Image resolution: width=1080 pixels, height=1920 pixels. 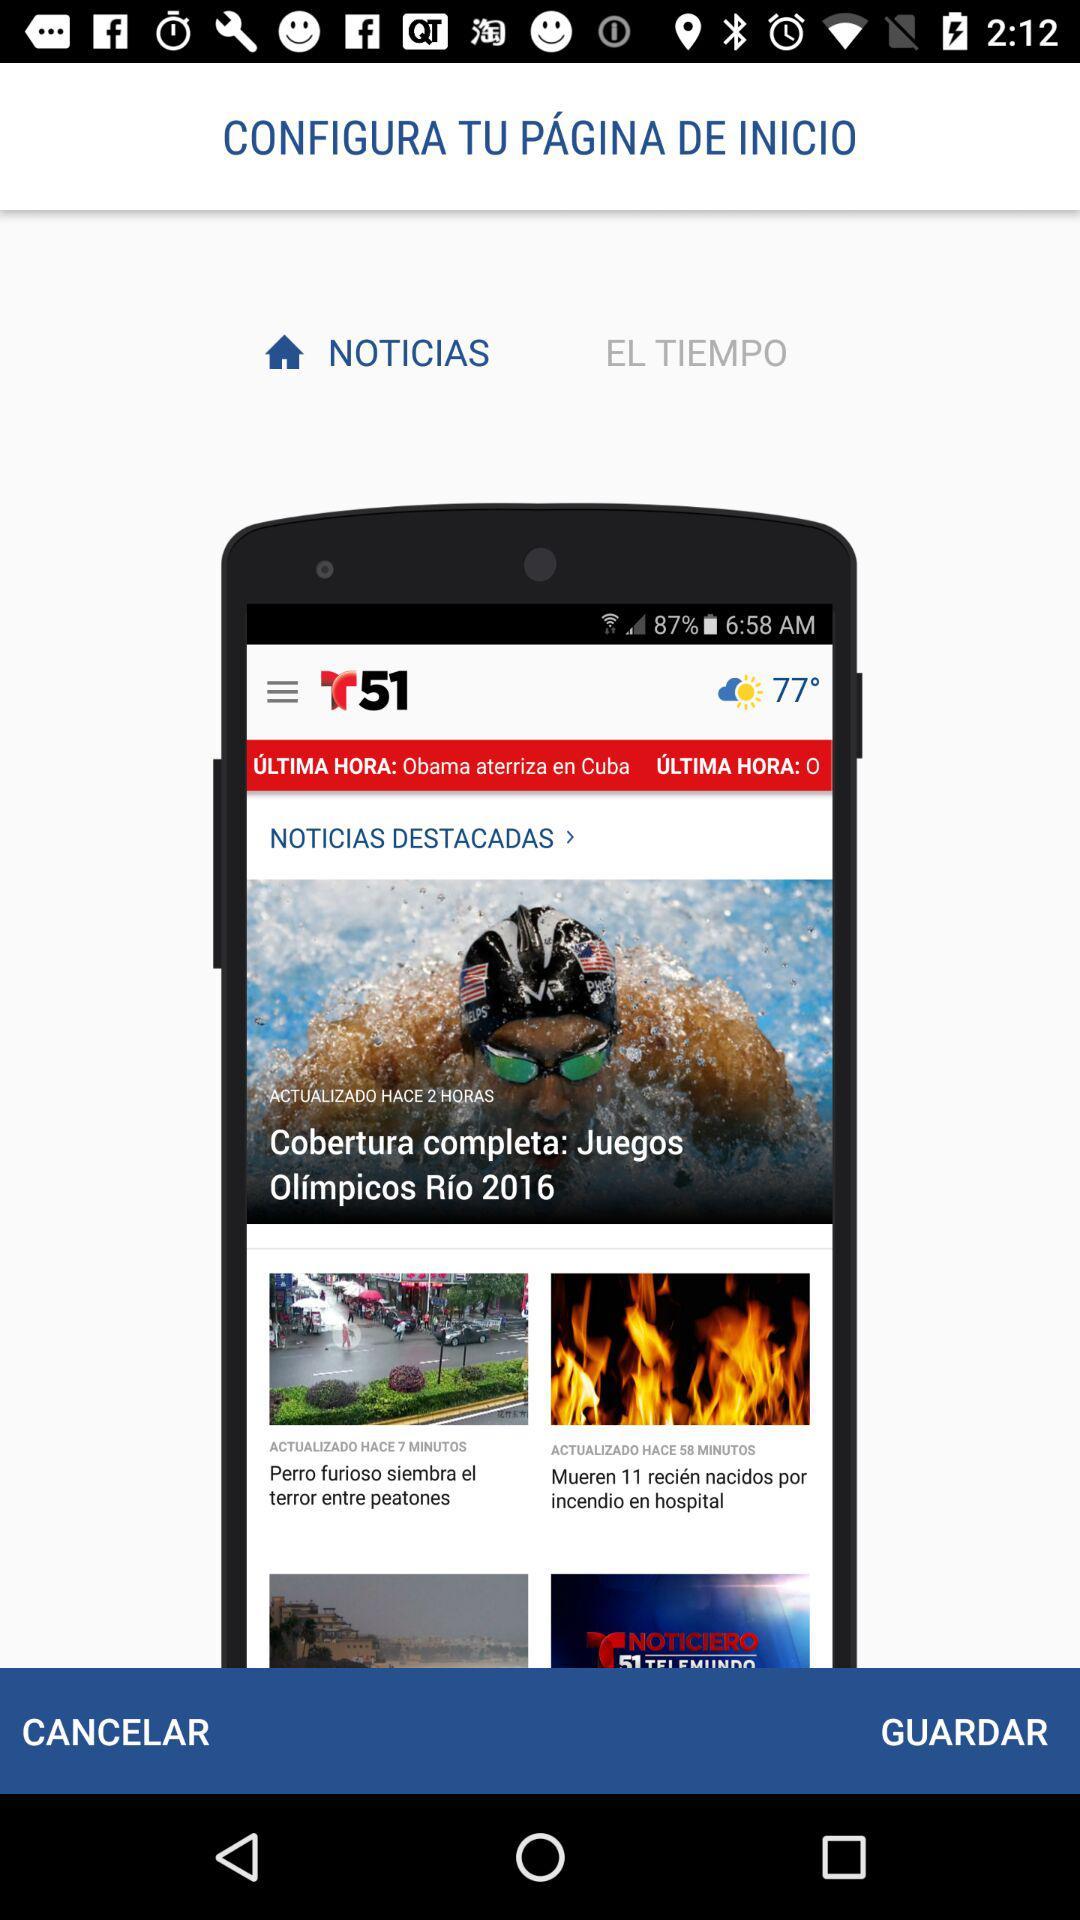 What do you see at coordinates (963, 1730) in the screenshot?
I see `the guardar item` at bounding box center [963, 1730].